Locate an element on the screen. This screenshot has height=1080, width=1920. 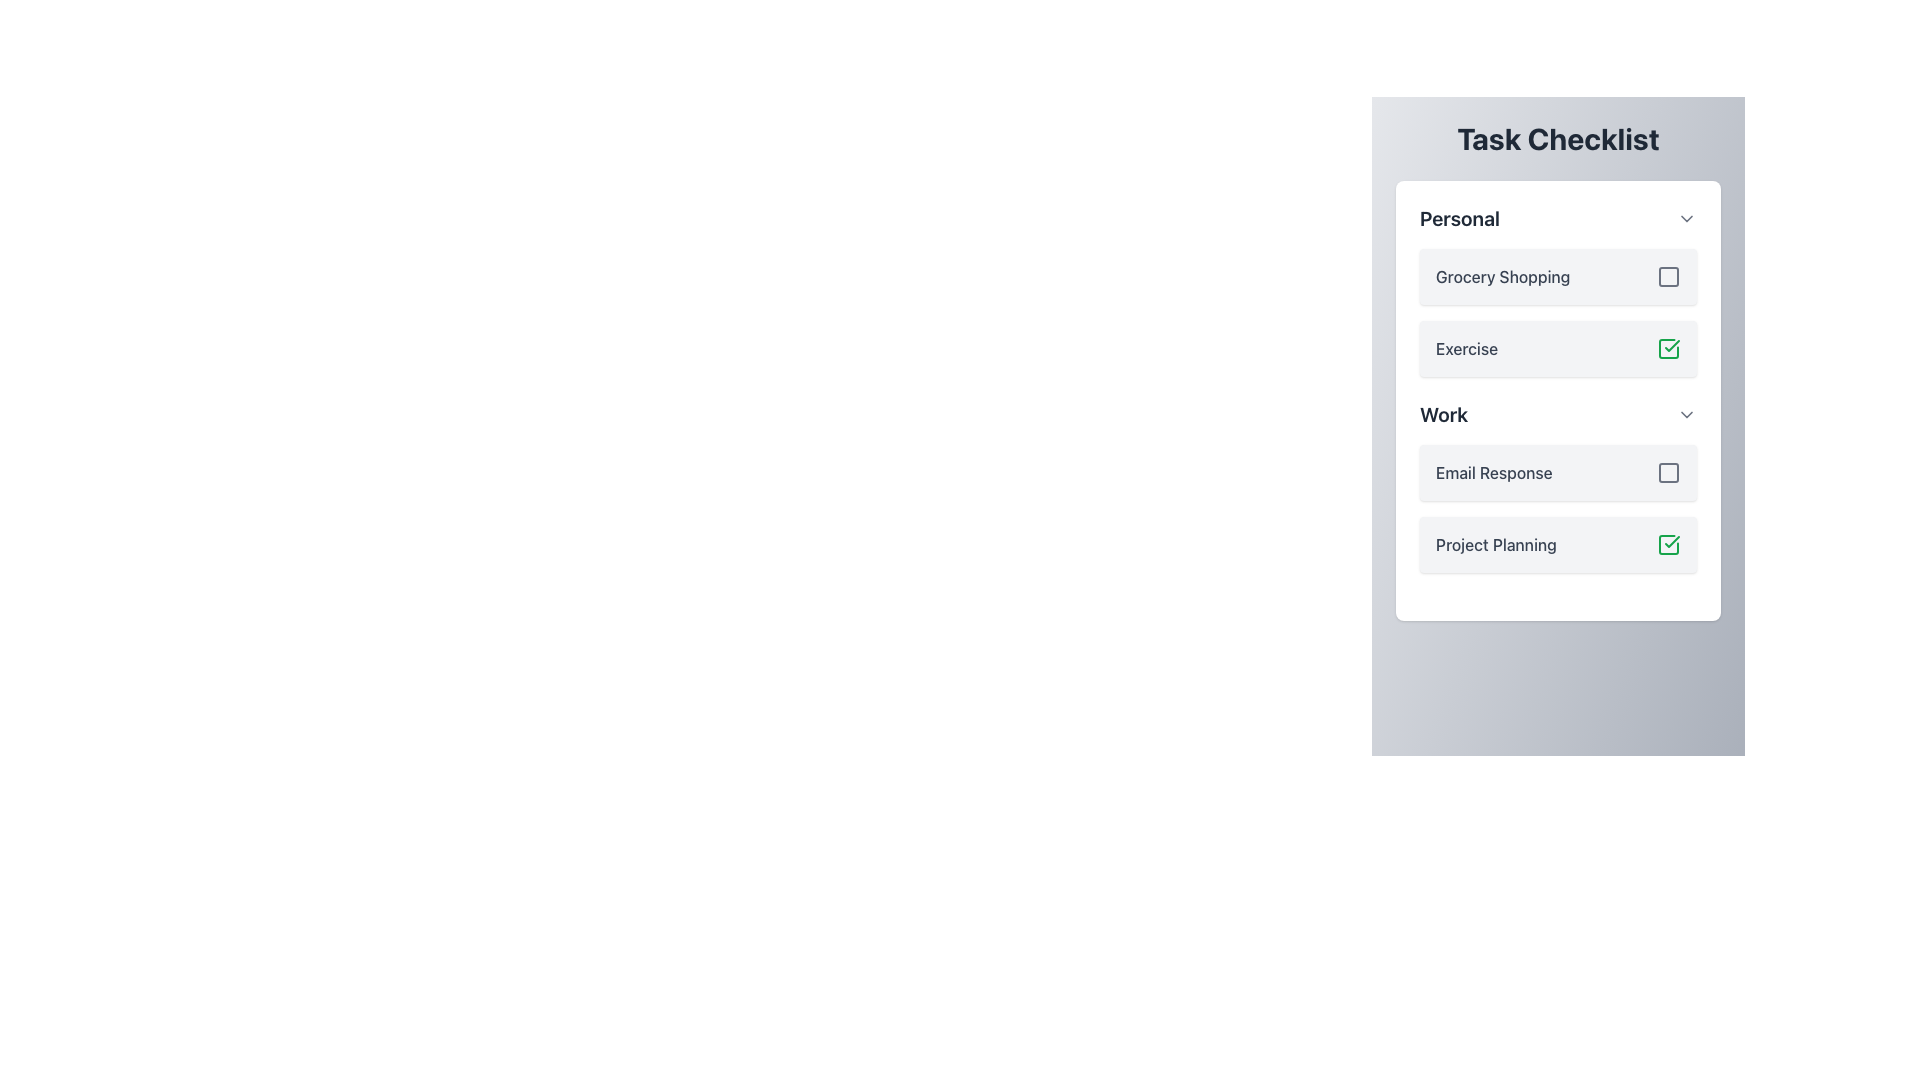
the checkboxes in the task list under the 'Personal' section is located at coordinates (1557, 312).